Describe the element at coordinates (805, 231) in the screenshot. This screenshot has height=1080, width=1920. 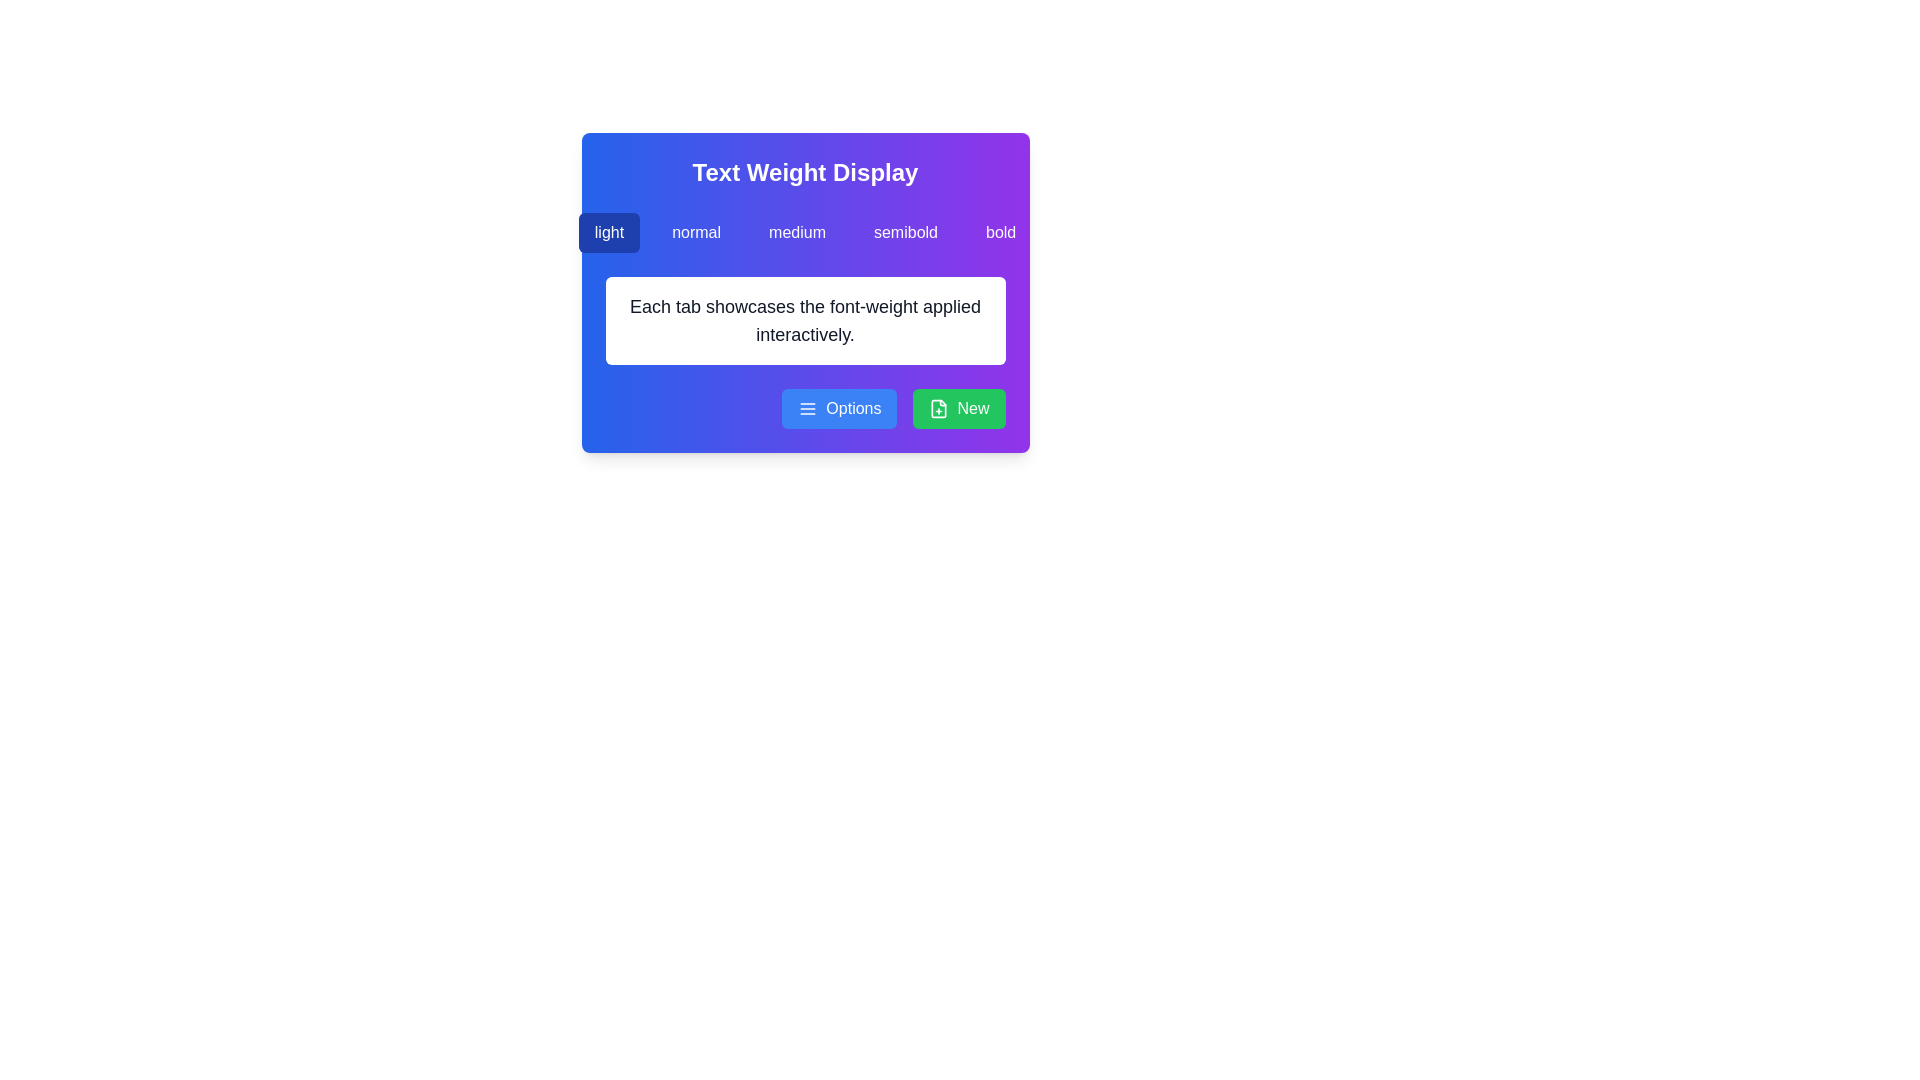
I see `the 'medium' button in the font-weight selector, which is the third button from the left in the horizontal tab selector beneath the 'Text Weight Display' title` at that location.